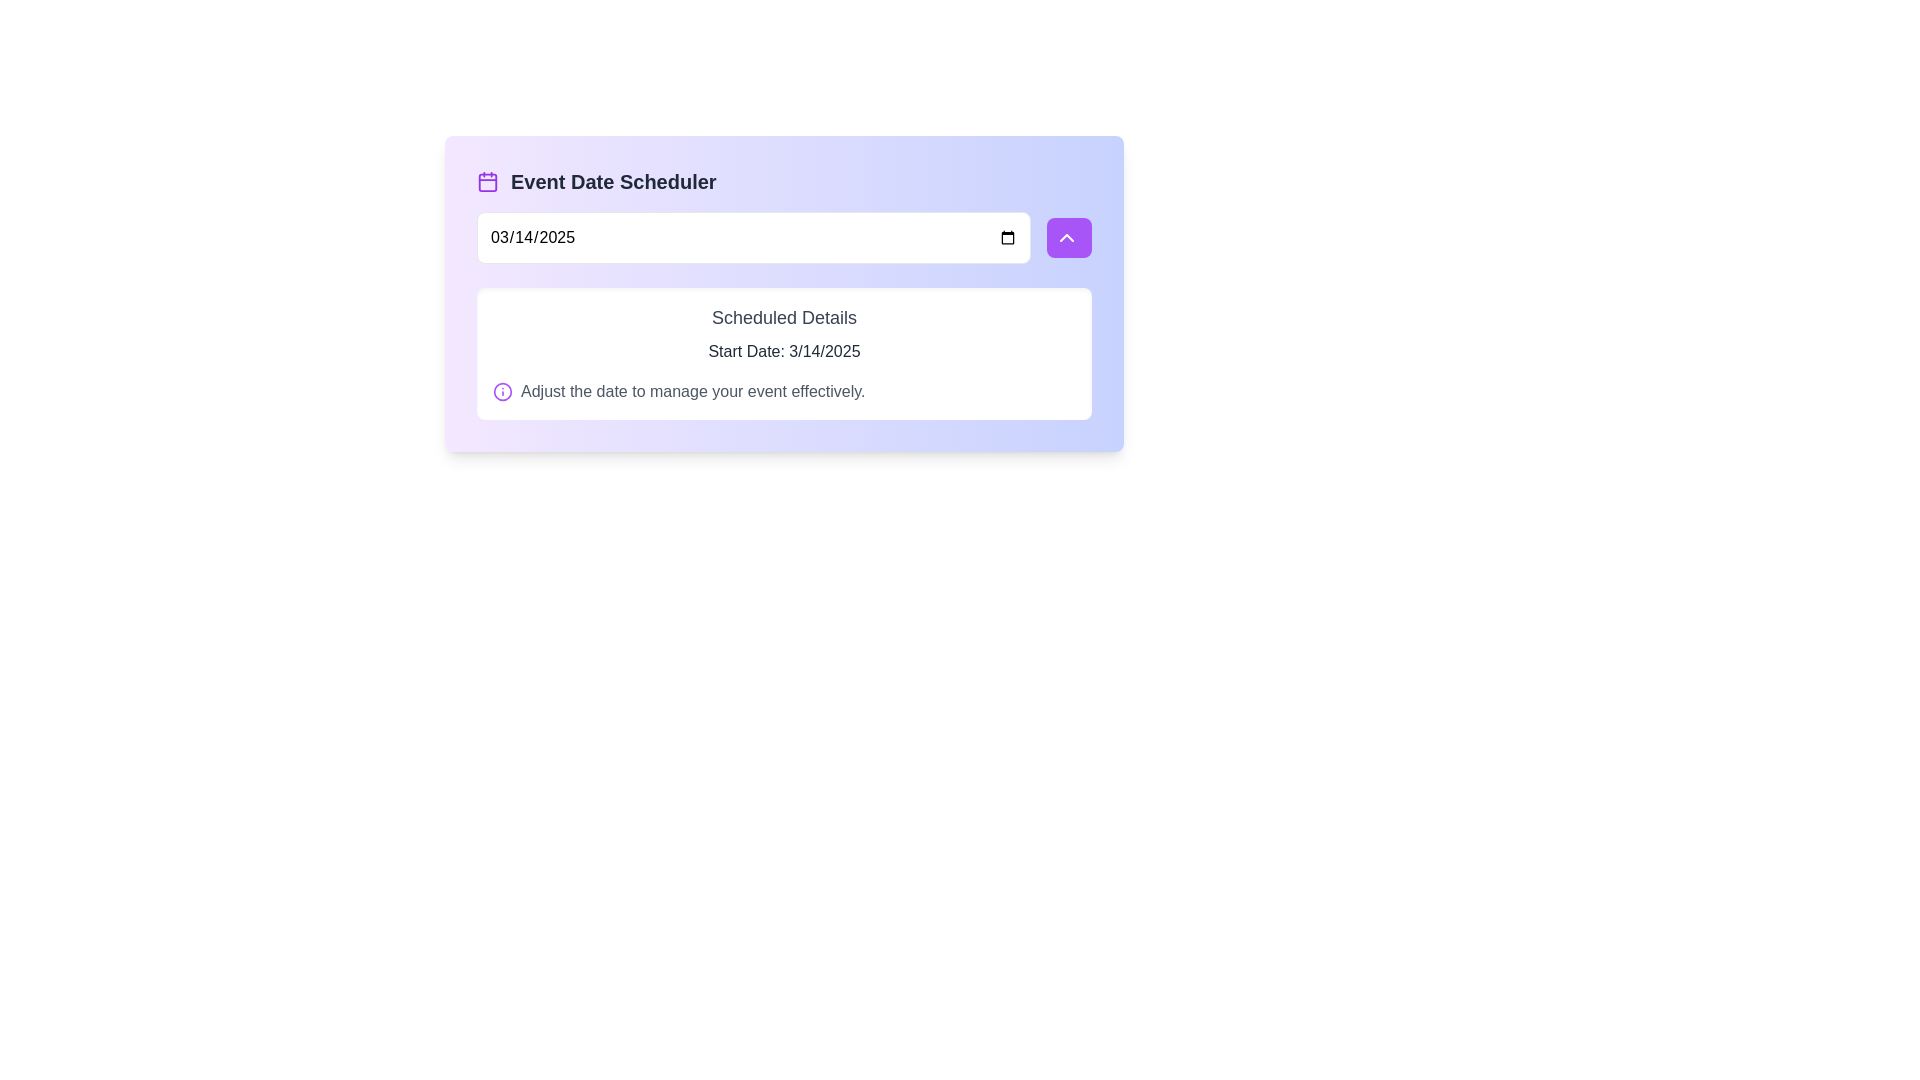 This screenshot has height=1080, width=1920. I want to click on the Information Message that contains the text 'Adjust the date to manage your event effectively.' and is located below 'Start Date: 3/14/2025' in the 'Scheduled Details' box, so click(783, 392).